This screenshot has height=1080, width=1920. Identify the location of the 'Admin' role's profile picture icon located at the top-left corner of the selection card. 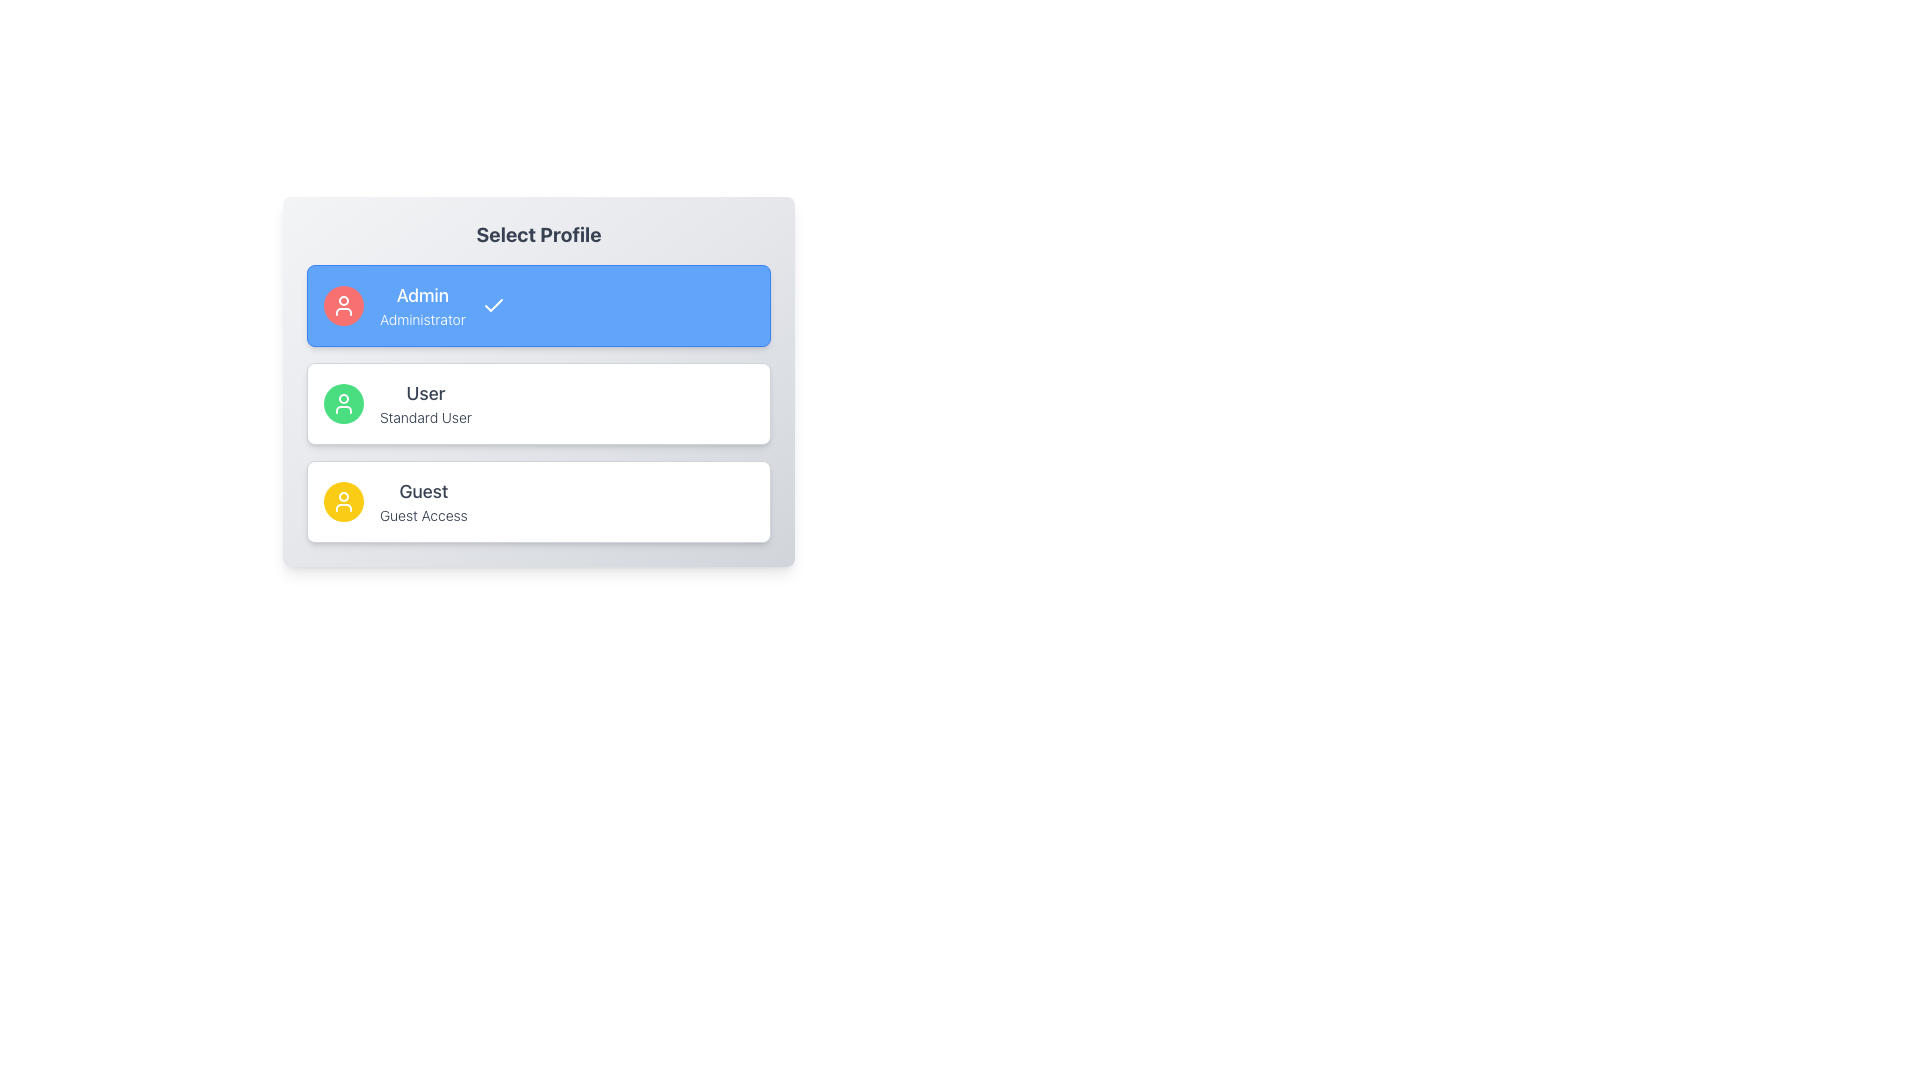
(344, 305).